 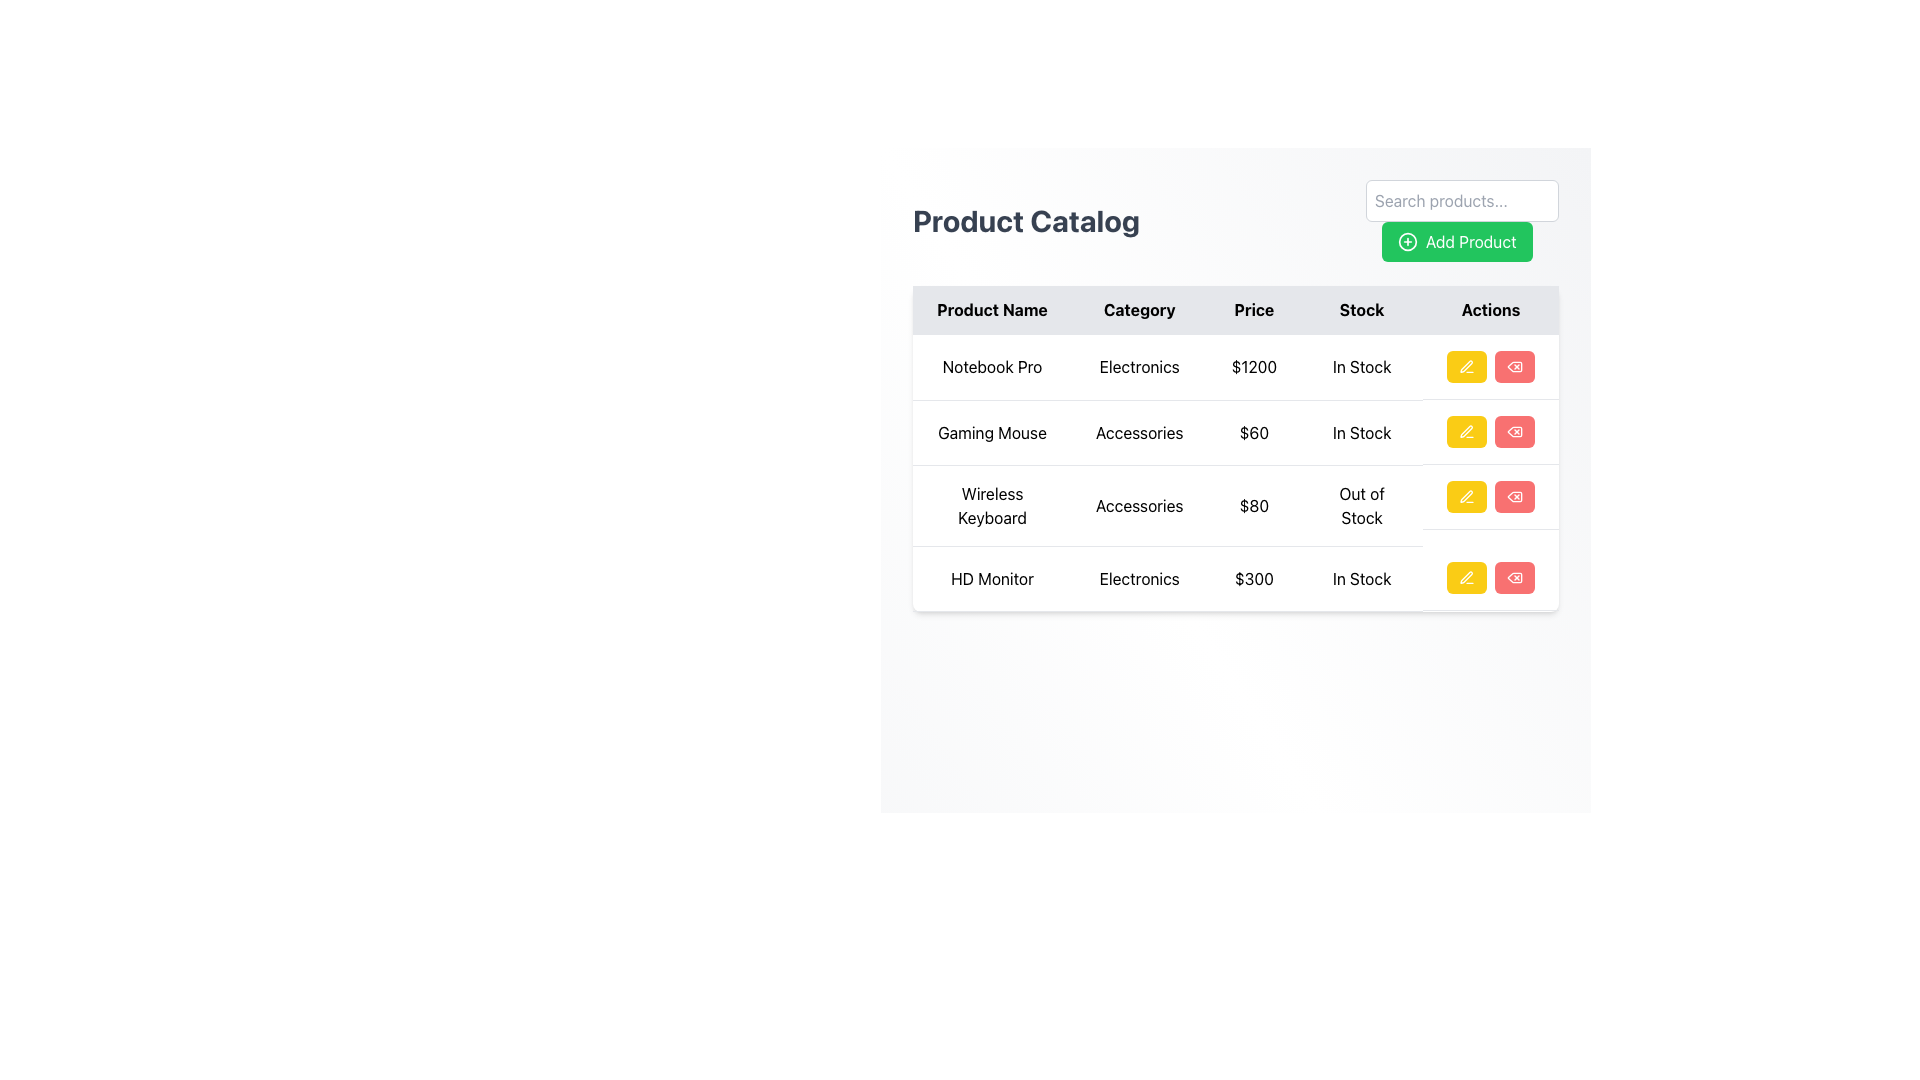 I want to click on the Text Label that serves as a header for the 'Stock' column, which is located between the 'Price' and 'Actions' headers in the table, so click(x=1361, y=310).